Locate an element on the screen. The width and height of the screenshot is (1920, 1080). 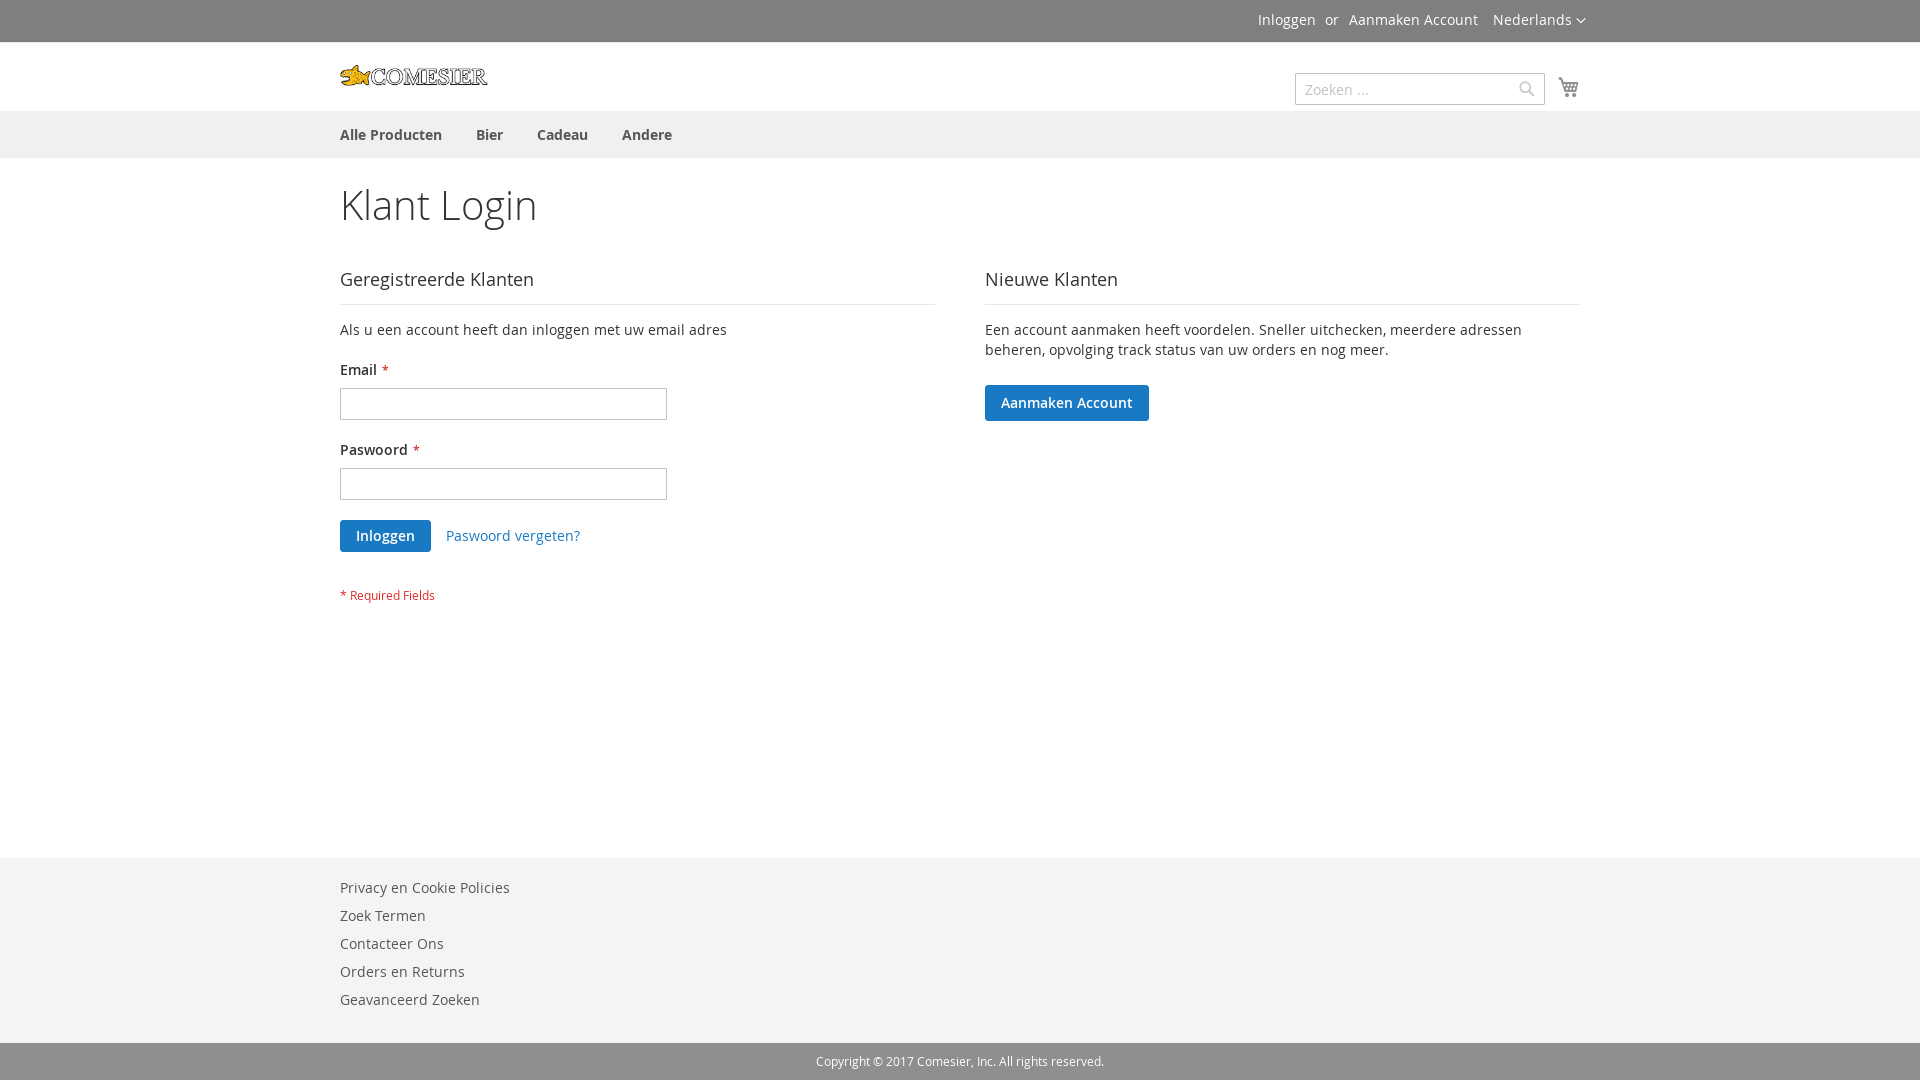
'Zoek Termen' is located at coordinates (383, 915).